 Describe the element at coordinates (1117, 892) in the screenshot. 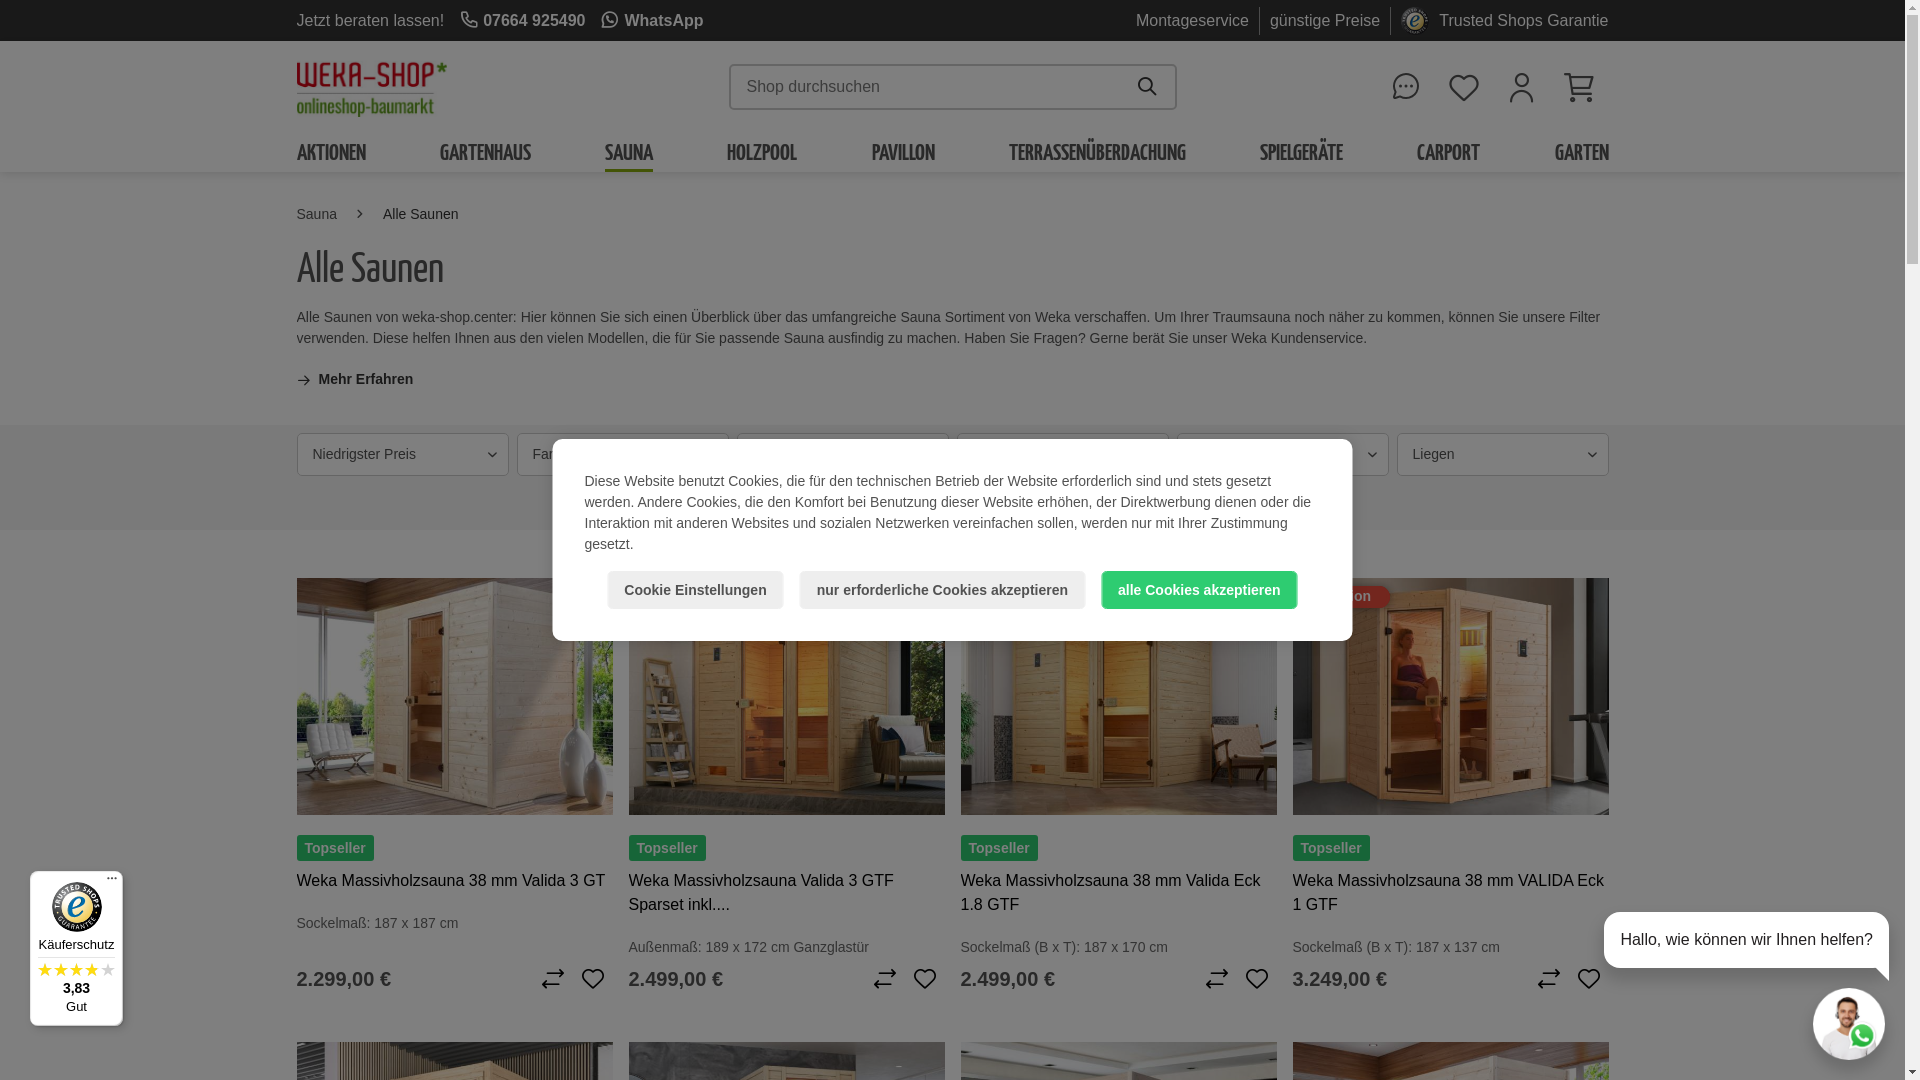

I see `'Weka Massivholzsauna 38 mm Valida Eck 1.8 GTF'` at that location.